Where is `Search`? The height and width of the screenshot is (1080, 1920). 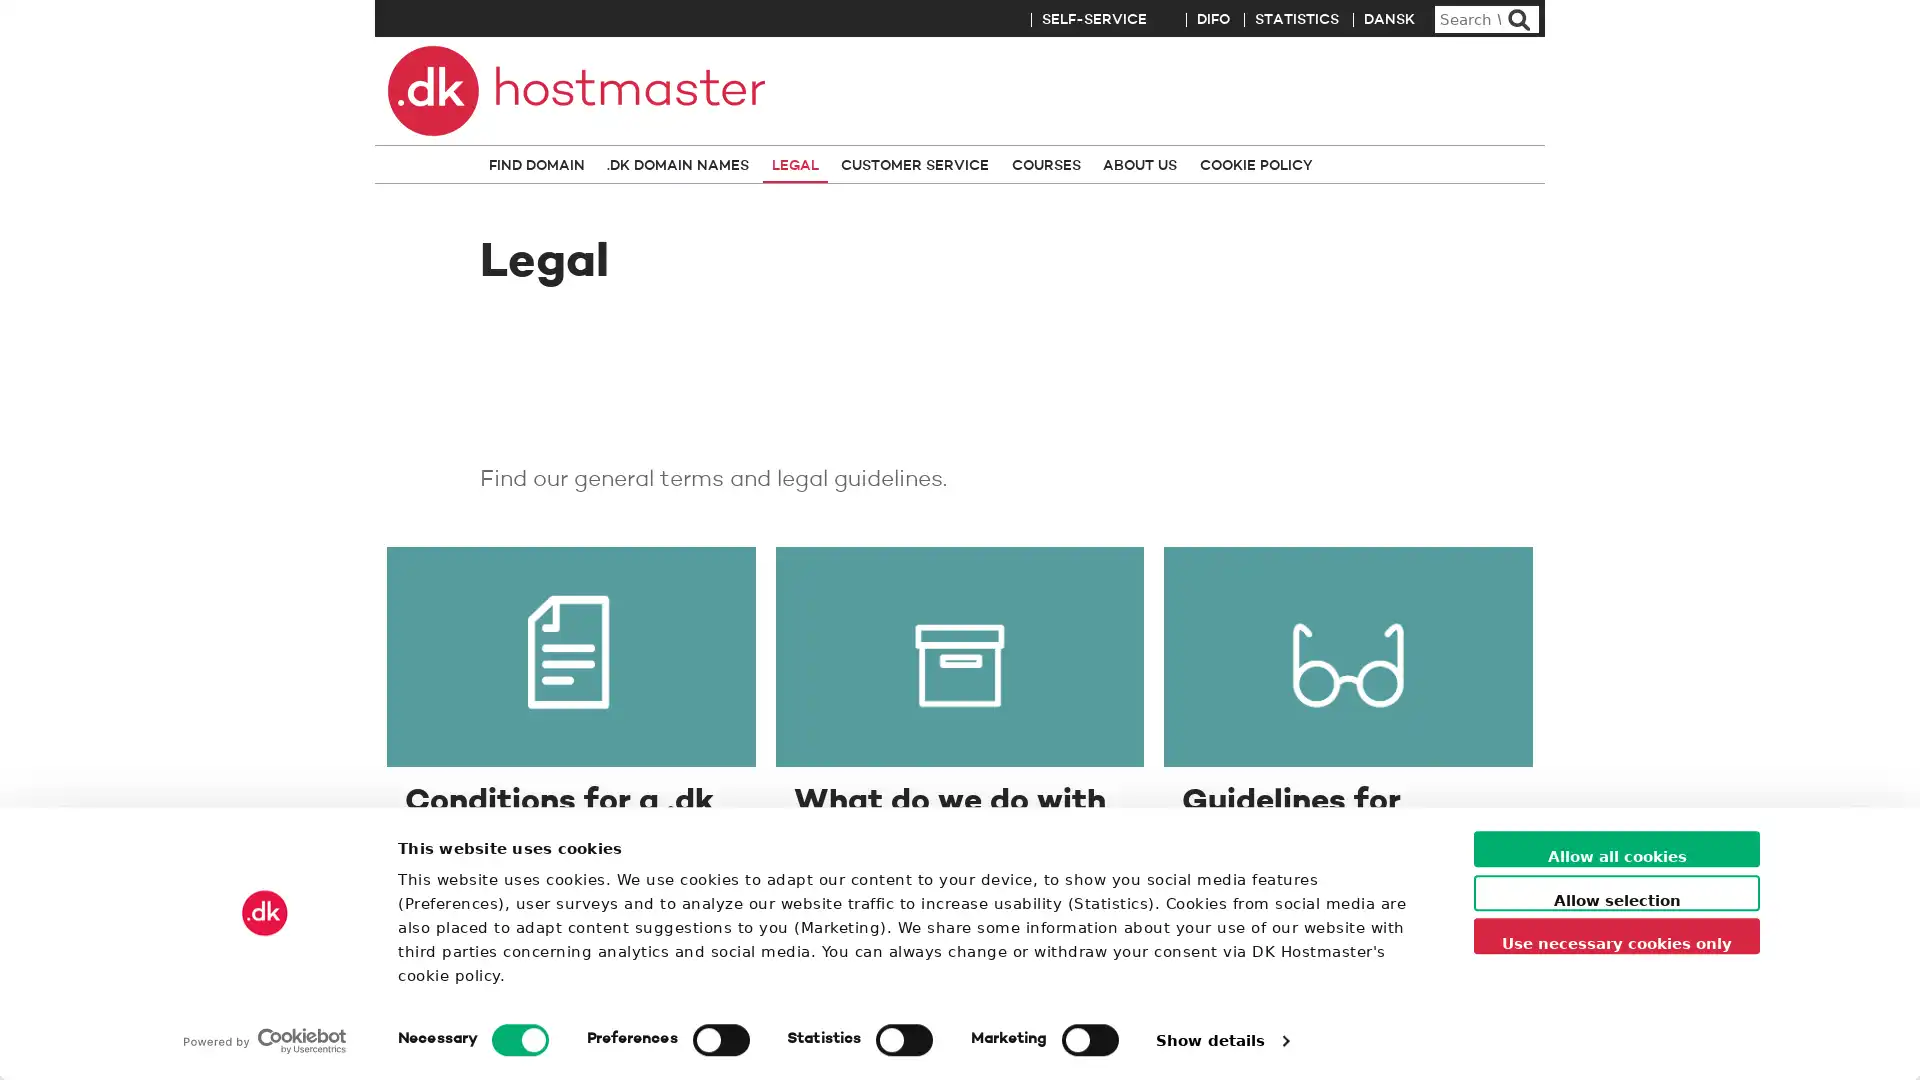 Search is located at coordinates (1520, 19).